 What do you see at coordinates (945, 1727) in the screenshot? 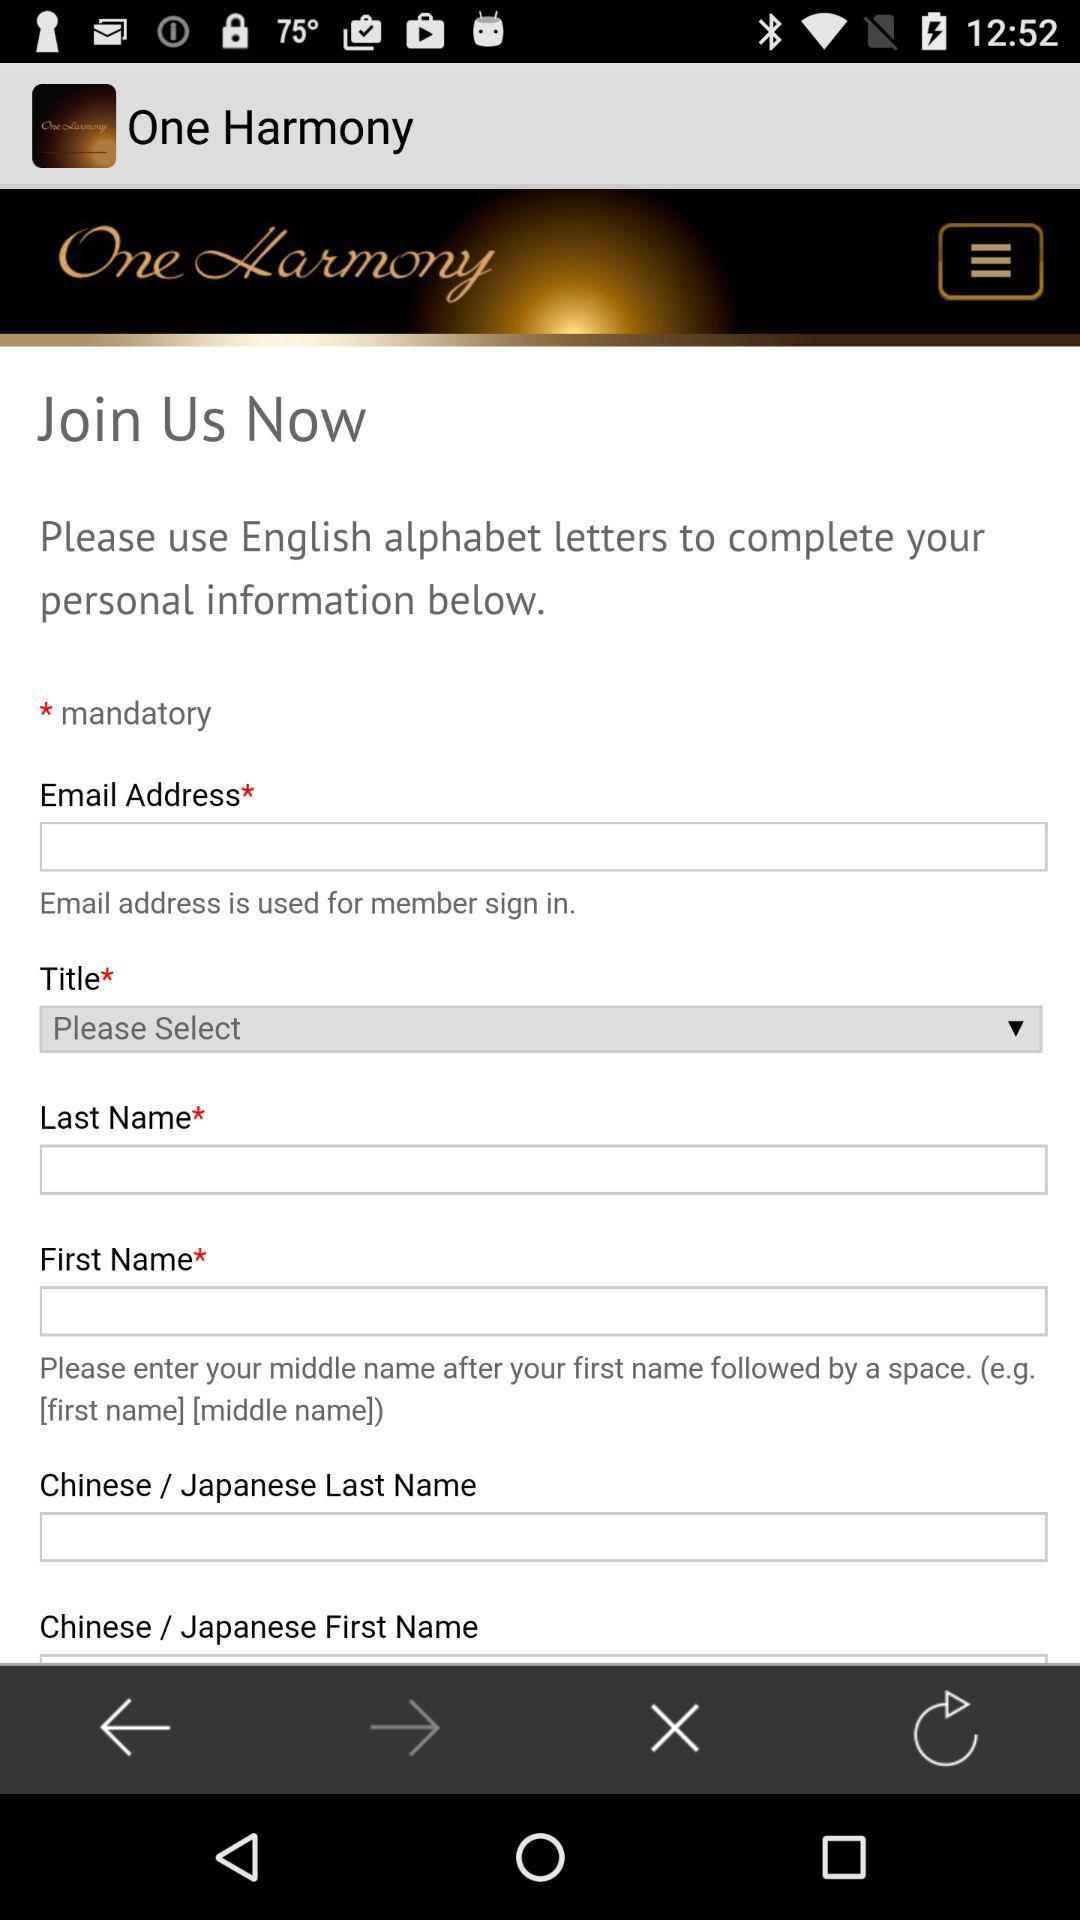
I see `refresh page` at bounding box center [945, 1727].